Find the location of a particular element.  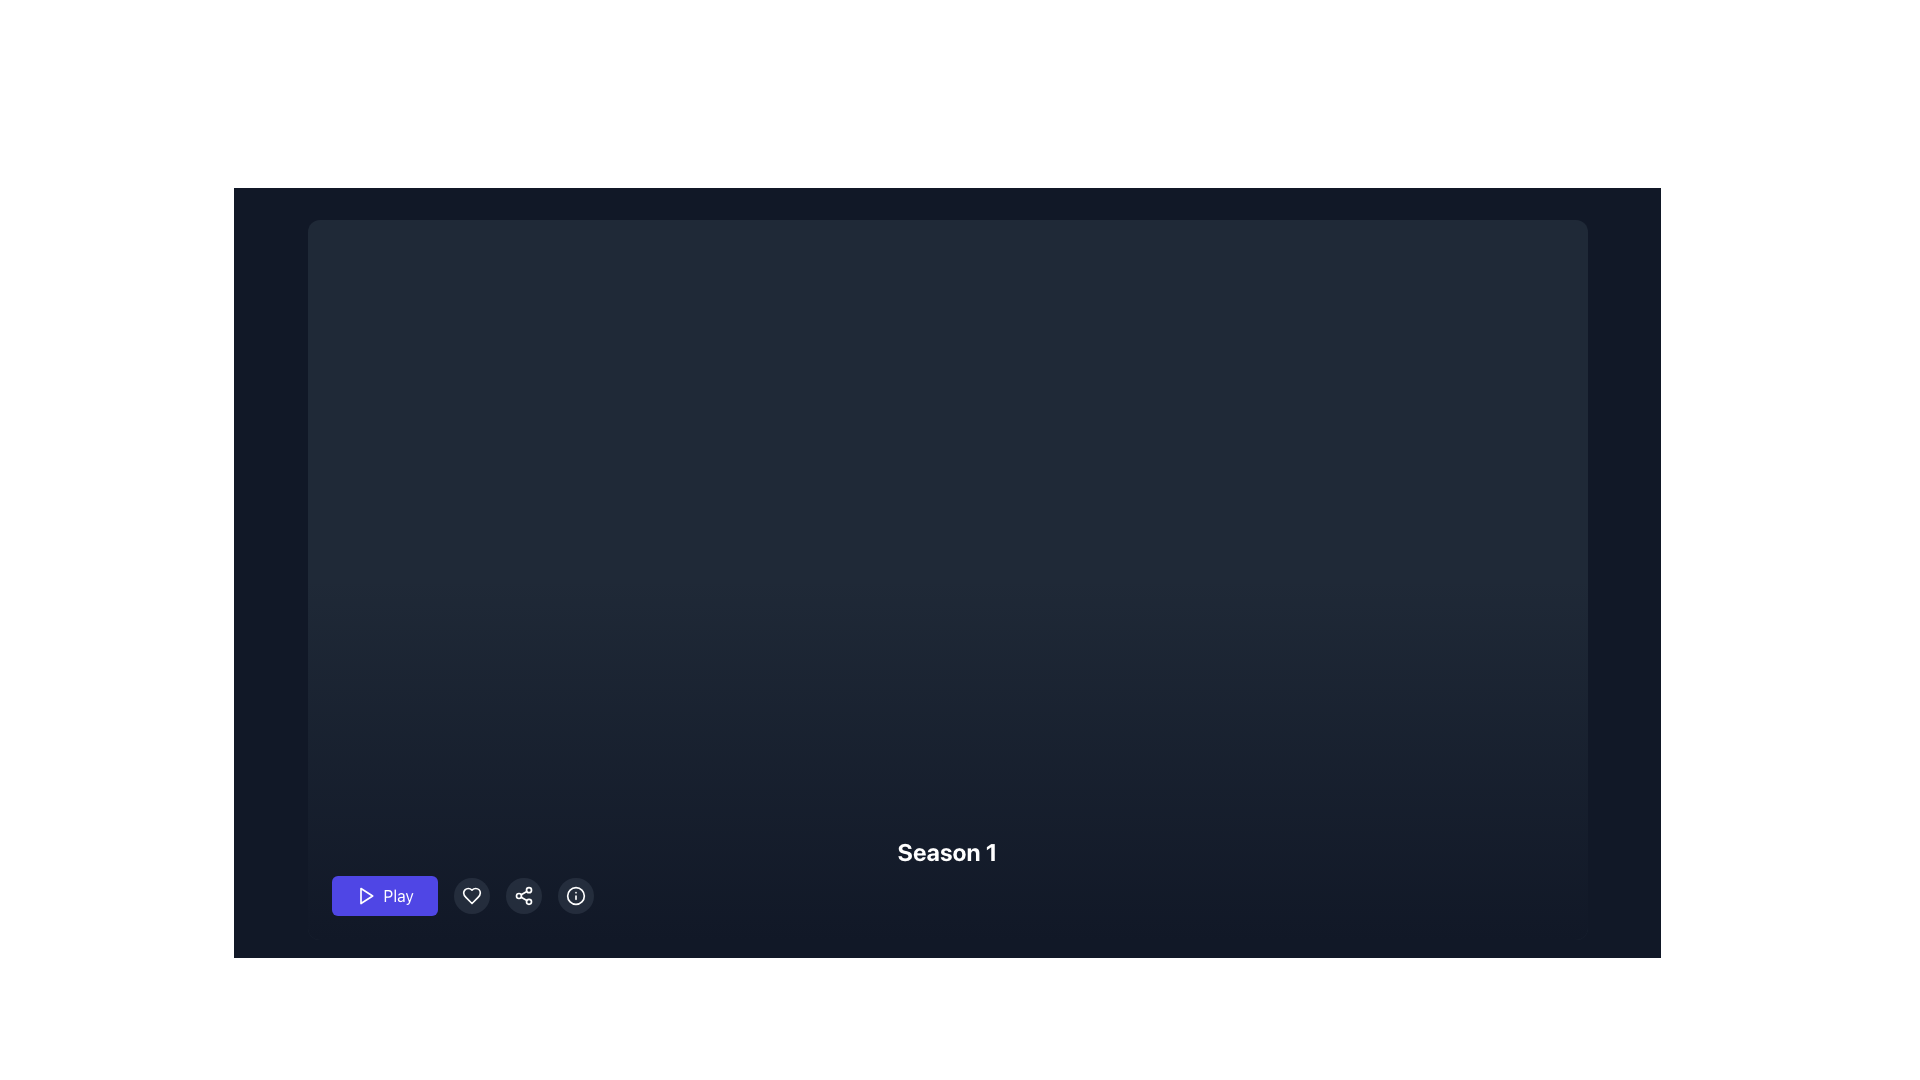

the heart icon that symbolizes a 'like' or 'favorite' function, located in the bottom-left corner of the interface, specifically the second icon from the left is located at coordinates (470, 894).